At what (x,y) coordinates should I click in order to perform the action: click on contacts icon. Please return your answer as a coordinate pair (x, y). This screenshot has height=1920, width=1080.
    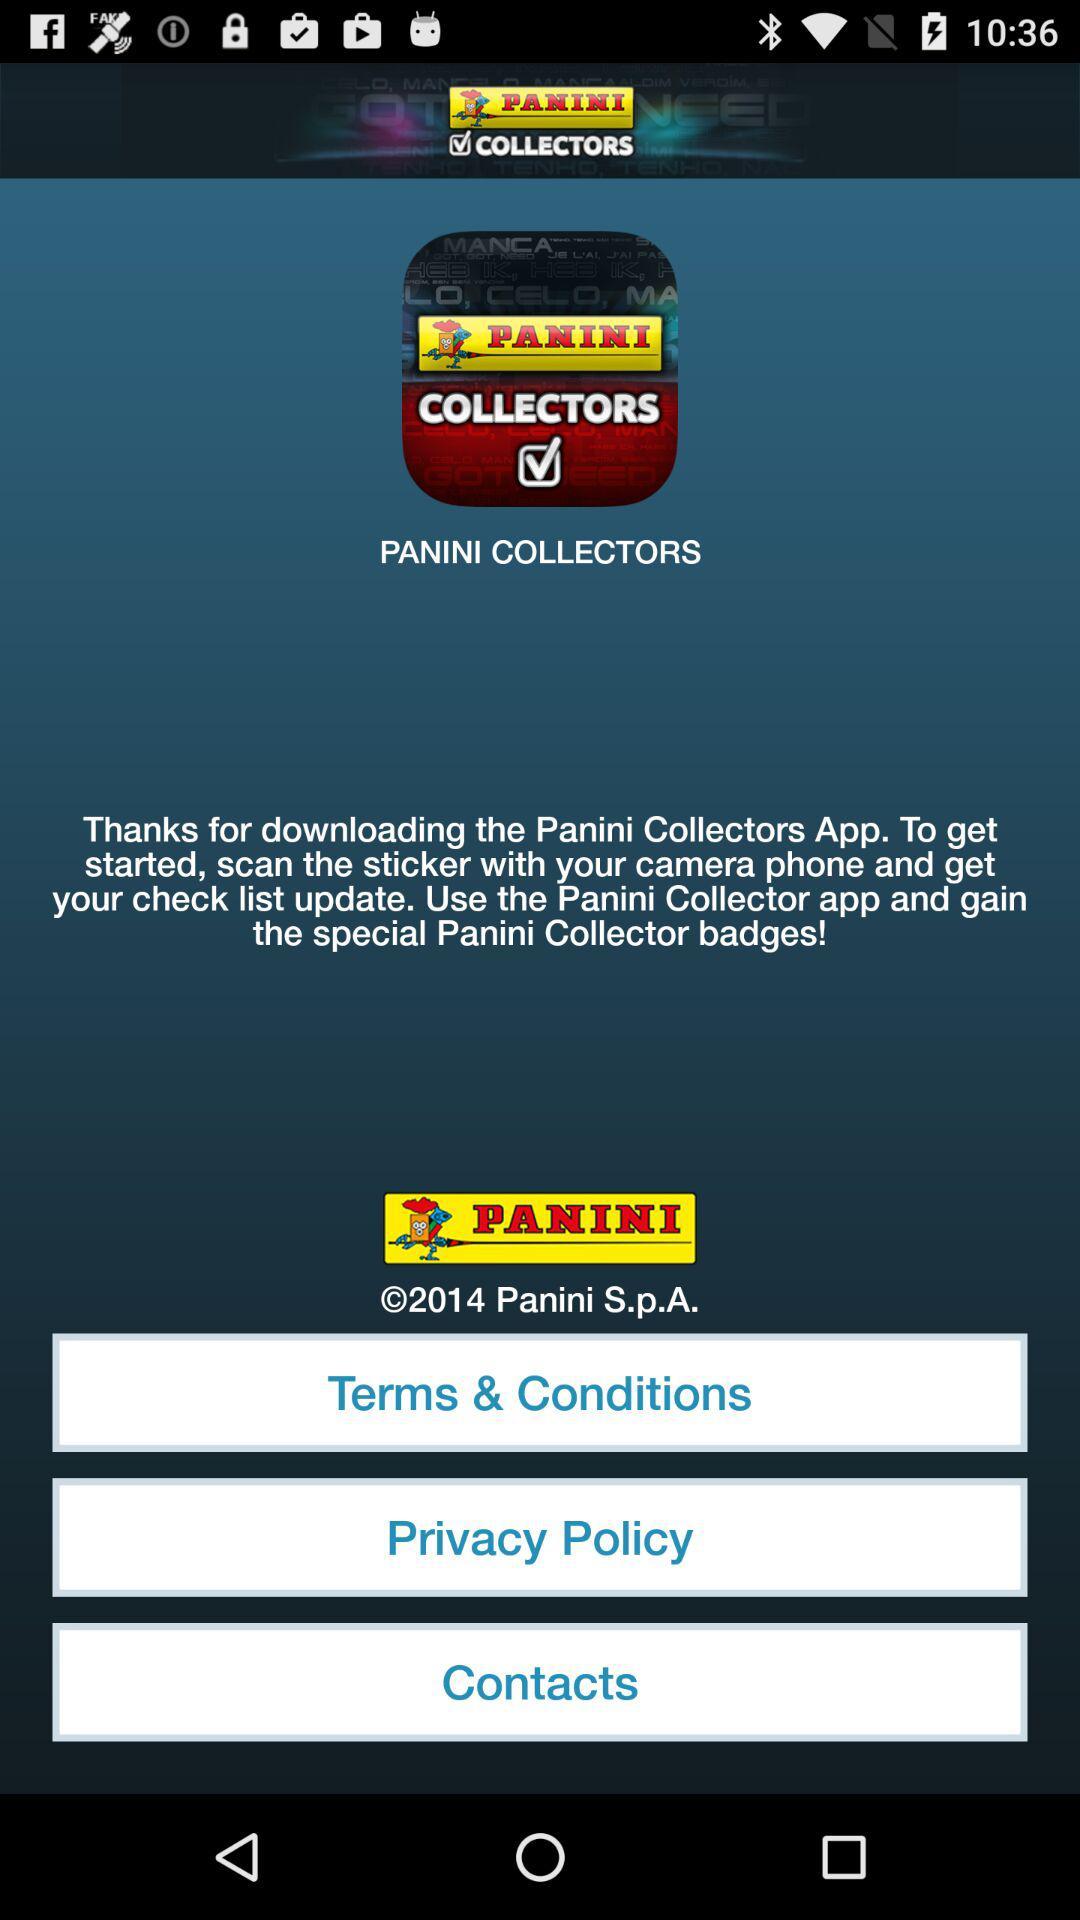
    Looking at the image, I should click on (540, 1681).